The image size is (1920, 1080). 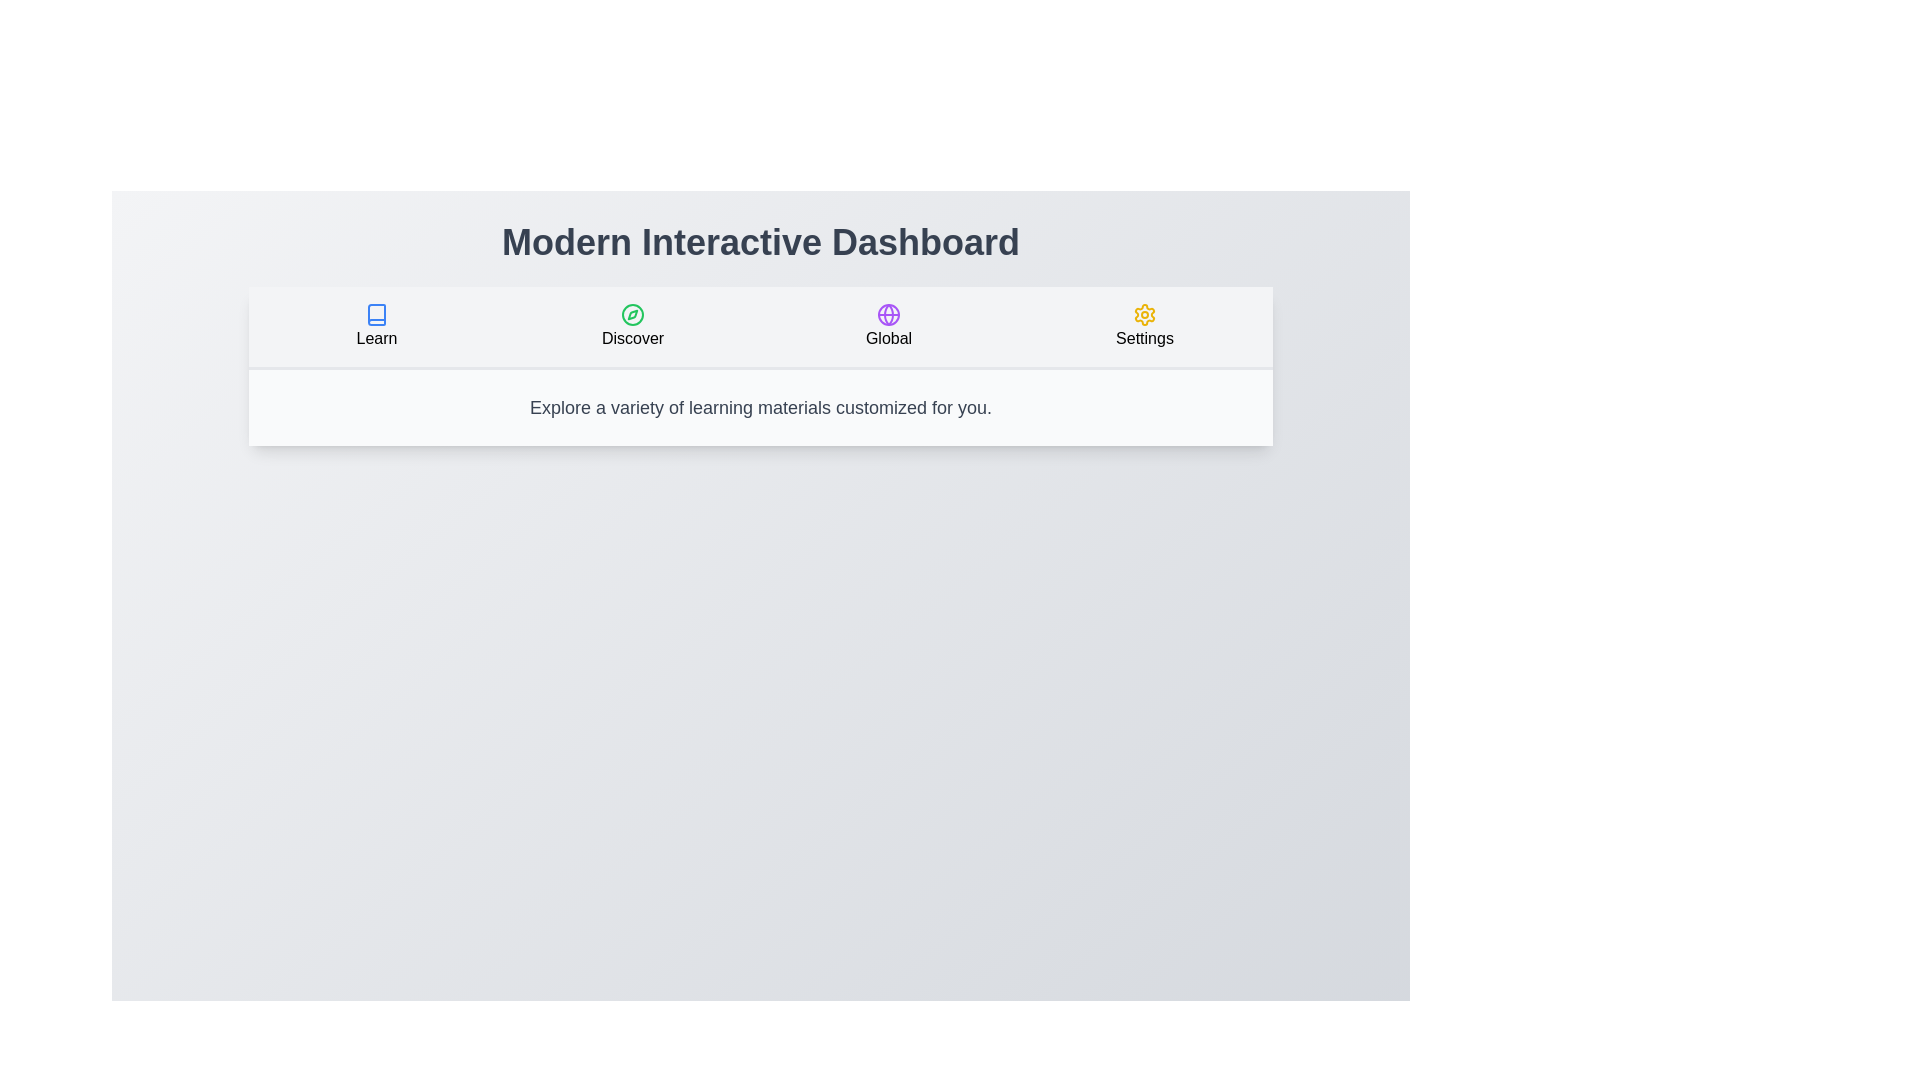 What do you see at coordinates (377, 326) in the screenshot?
I see `the 'Learn' navigation menu item located in the top-left corner of the menu bar` at bounding box center [377, 326].